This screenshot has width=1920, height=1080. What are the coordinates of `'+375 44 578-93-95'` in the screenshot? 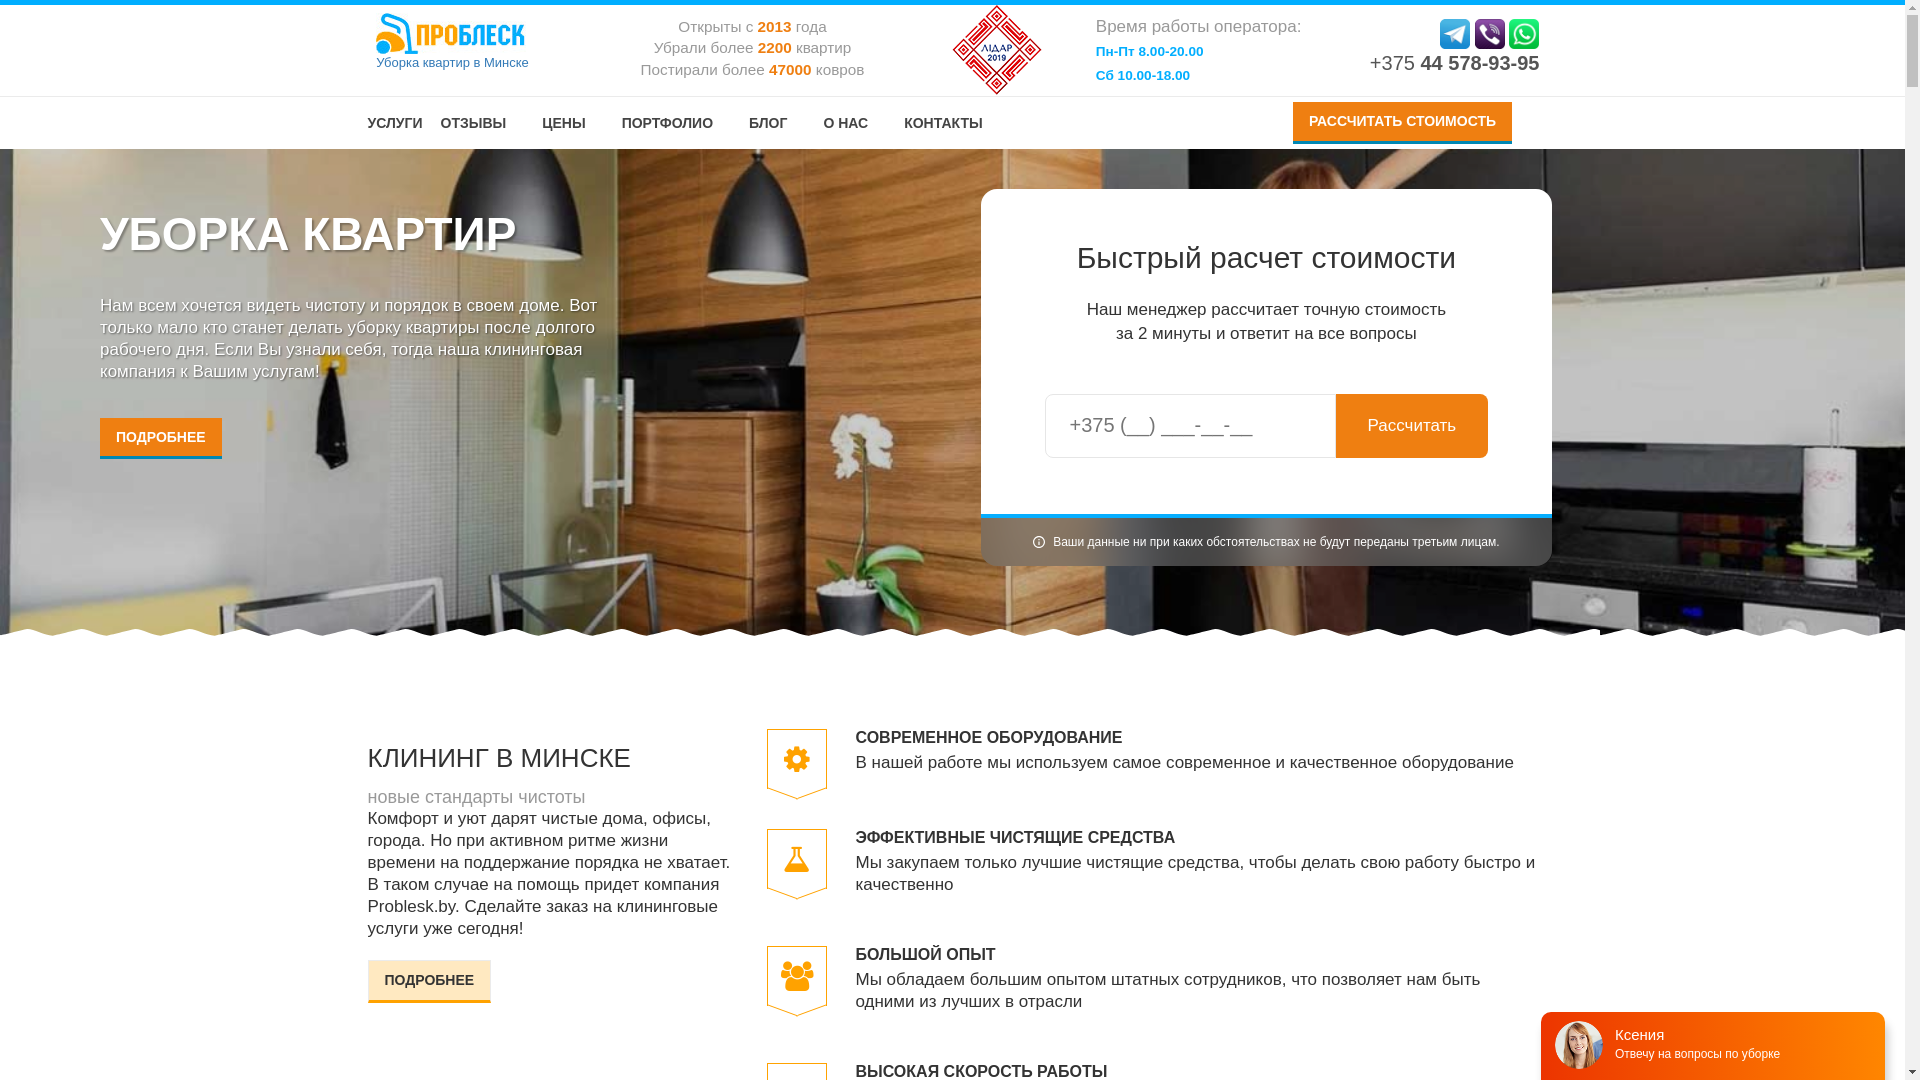 It's located at (1454, 61).